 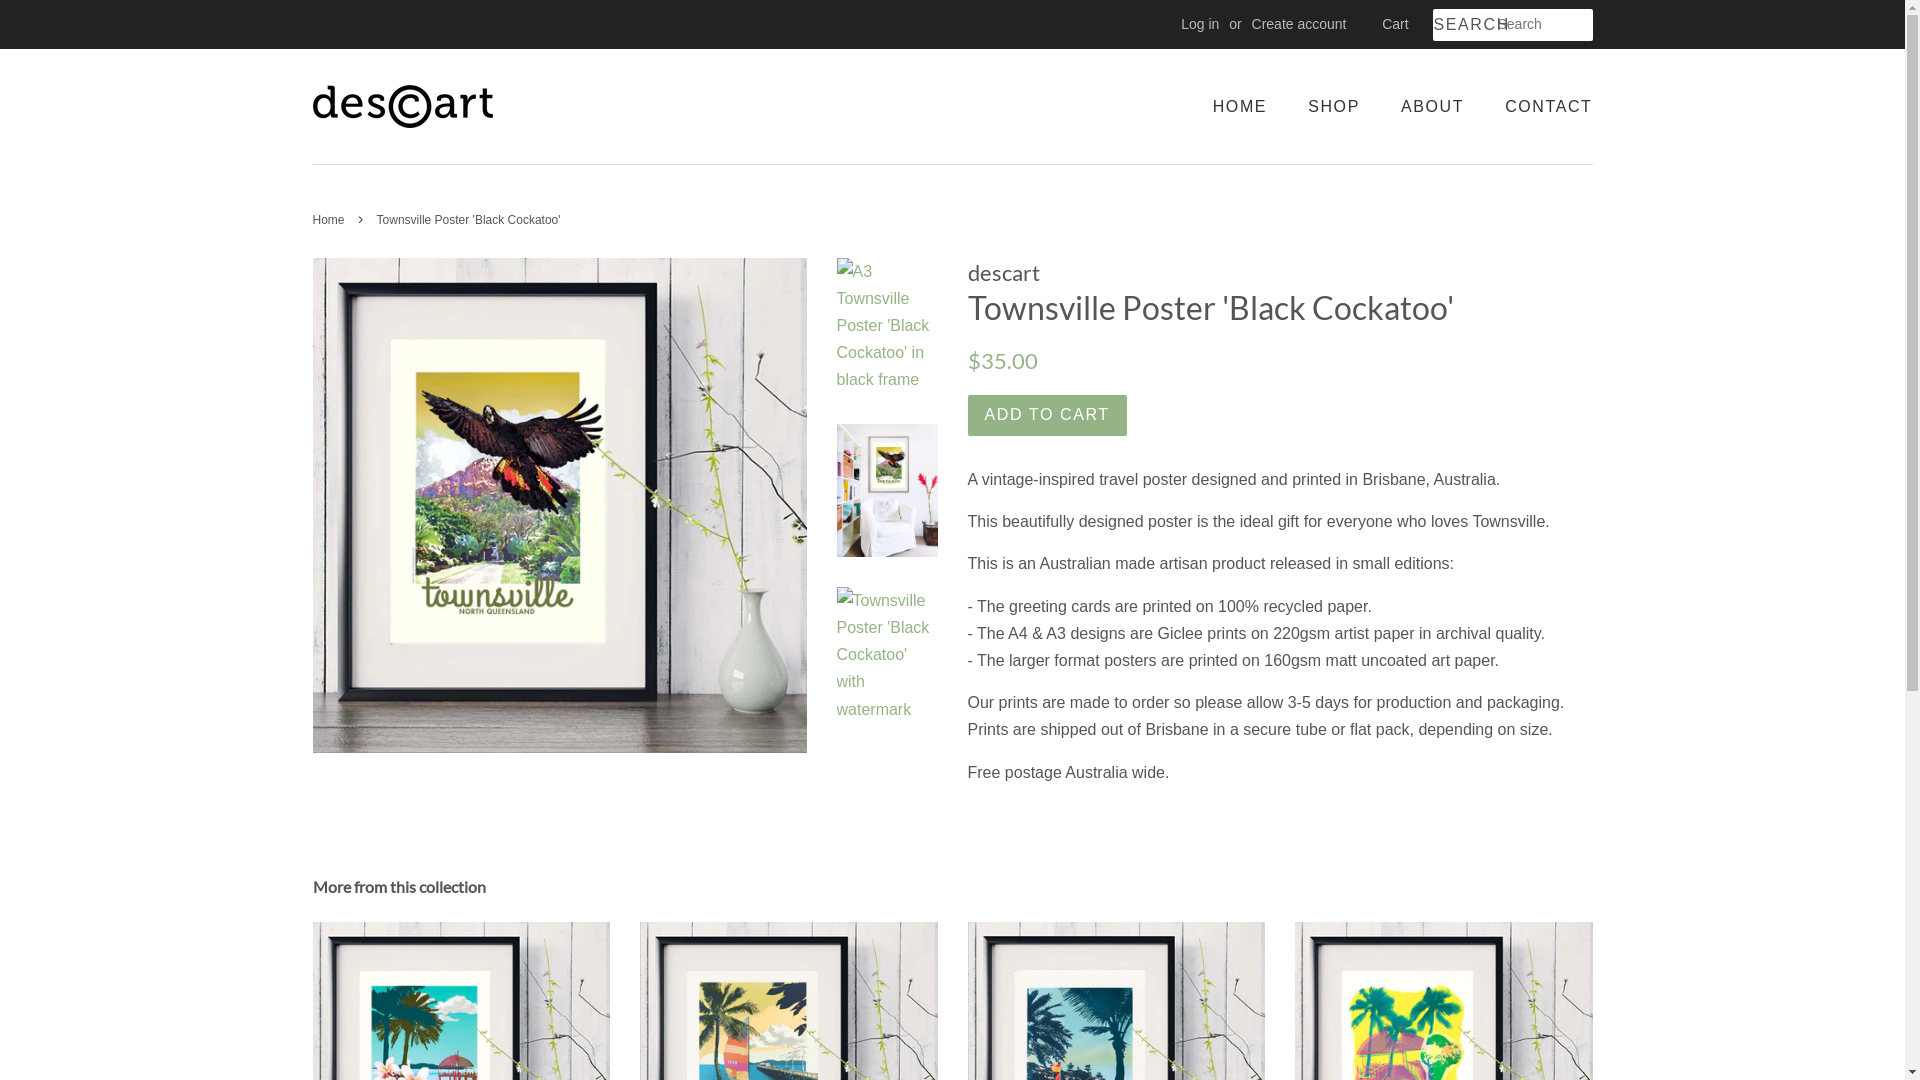 What do you see at coordinates (1299, 23) in the screenshot?
I see `'Create account'` at bounding box center [1299, 23].